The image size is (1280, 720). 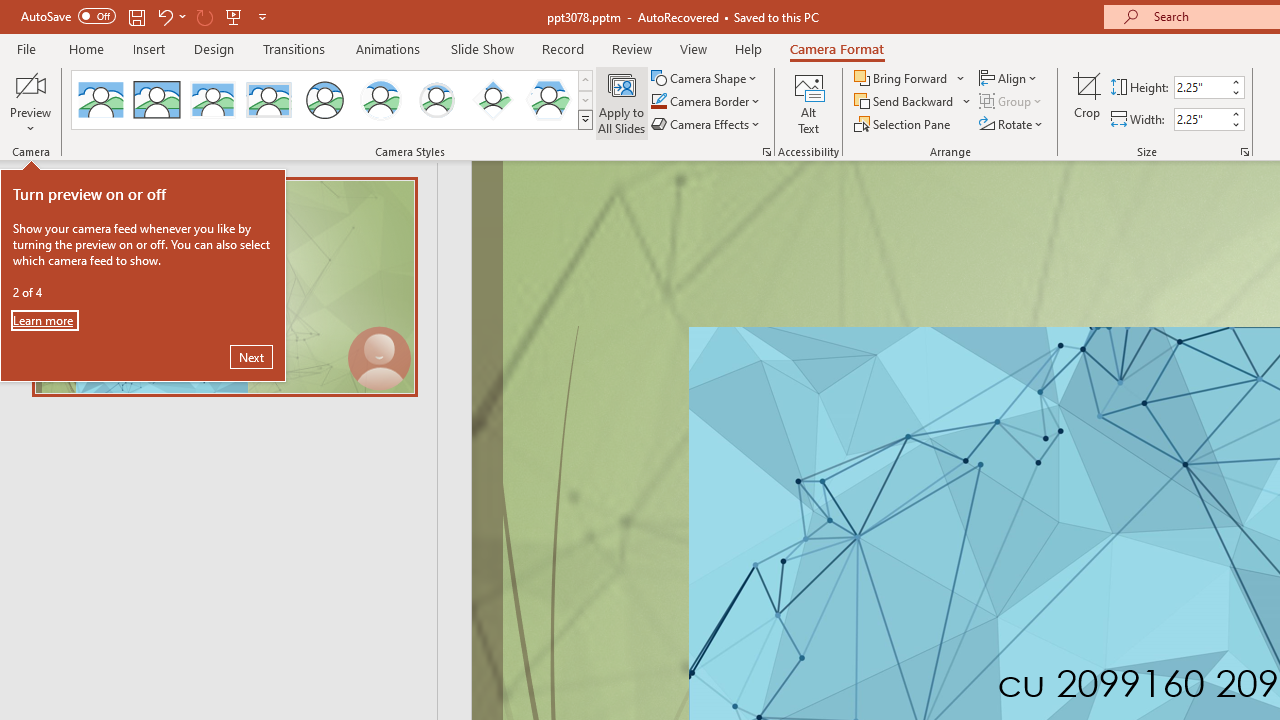 I want to click on 'Camera Effects', so click(x=707, y=124).